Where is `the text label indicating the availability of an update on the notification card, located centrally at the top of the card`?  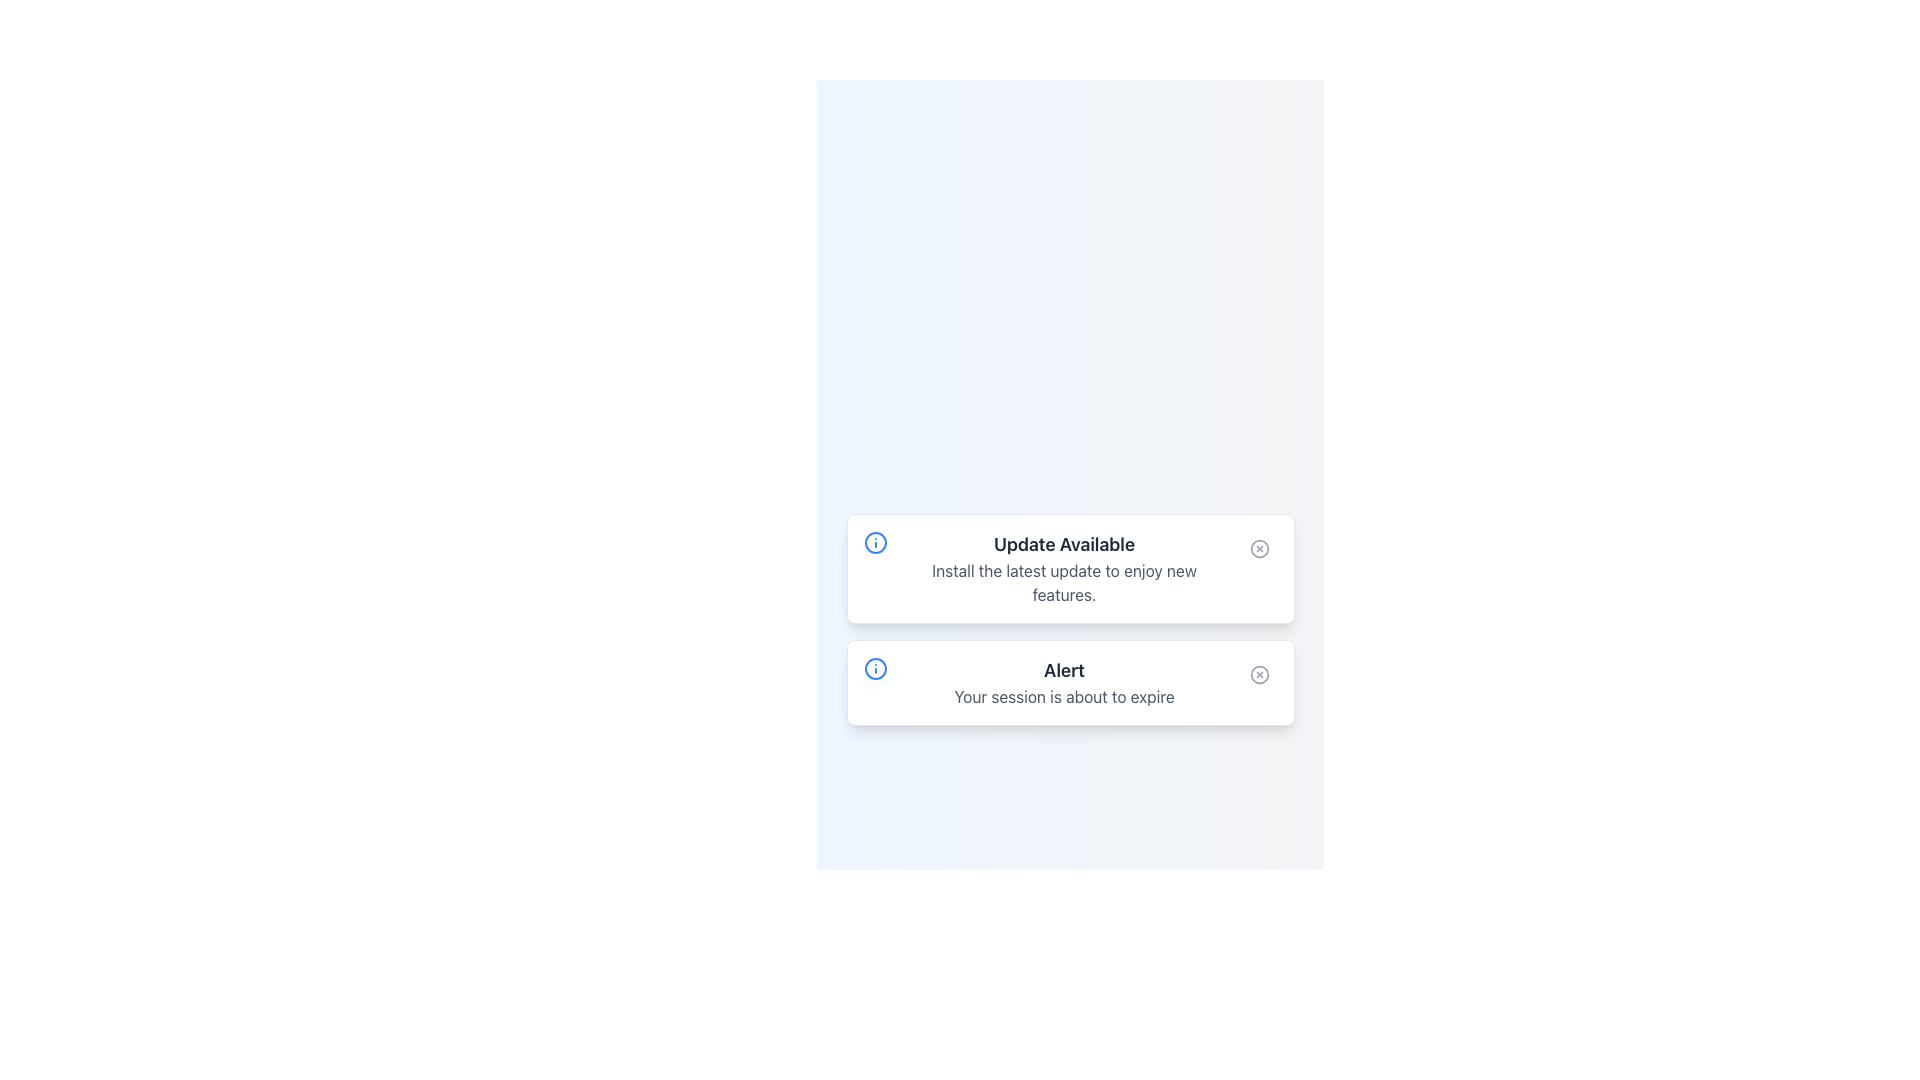
the text label indicating the availability of an update on the notification card, located centrally at the top of the card is located at coordinates (1063, 544).